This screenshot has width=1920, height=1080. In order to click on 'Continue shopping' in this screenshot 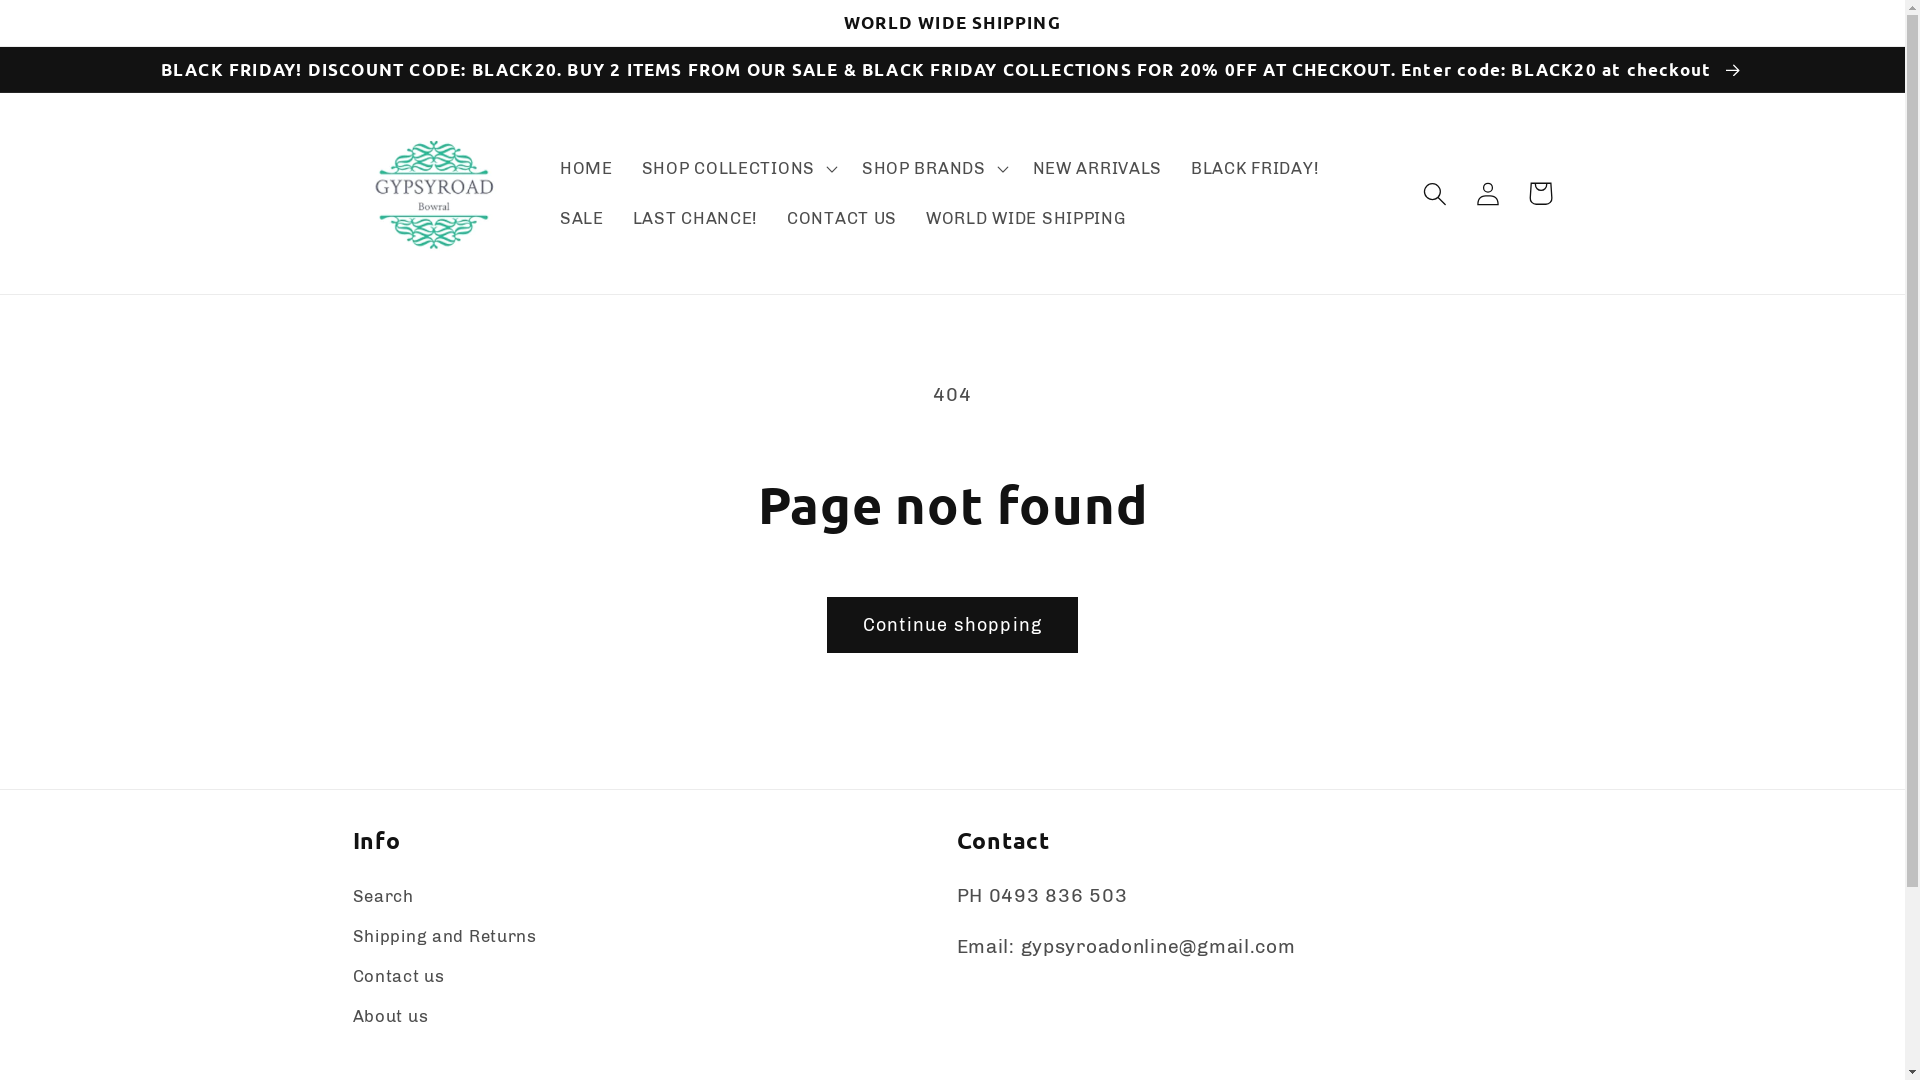, I will do `click(826, 623)`.